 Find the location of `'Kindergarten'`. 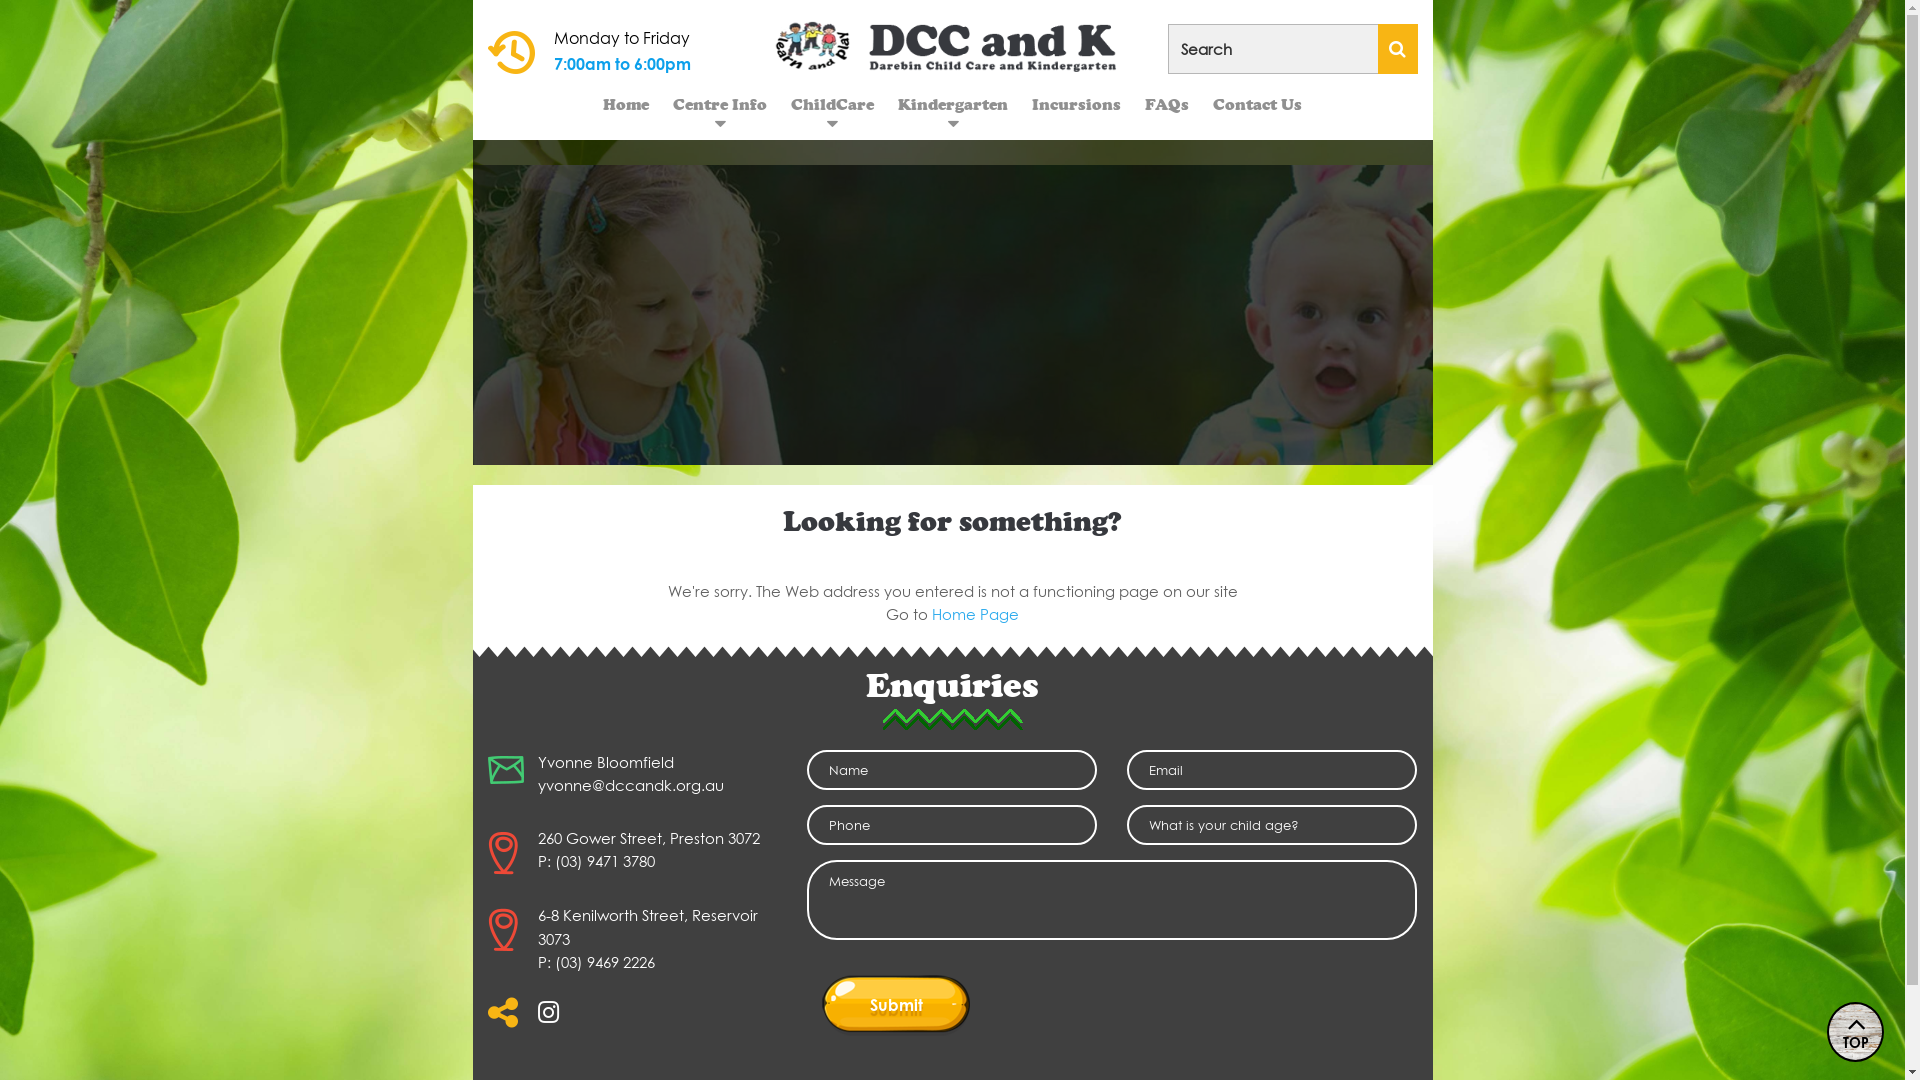

'Kindergarten' is located at coordinates (952, 104).